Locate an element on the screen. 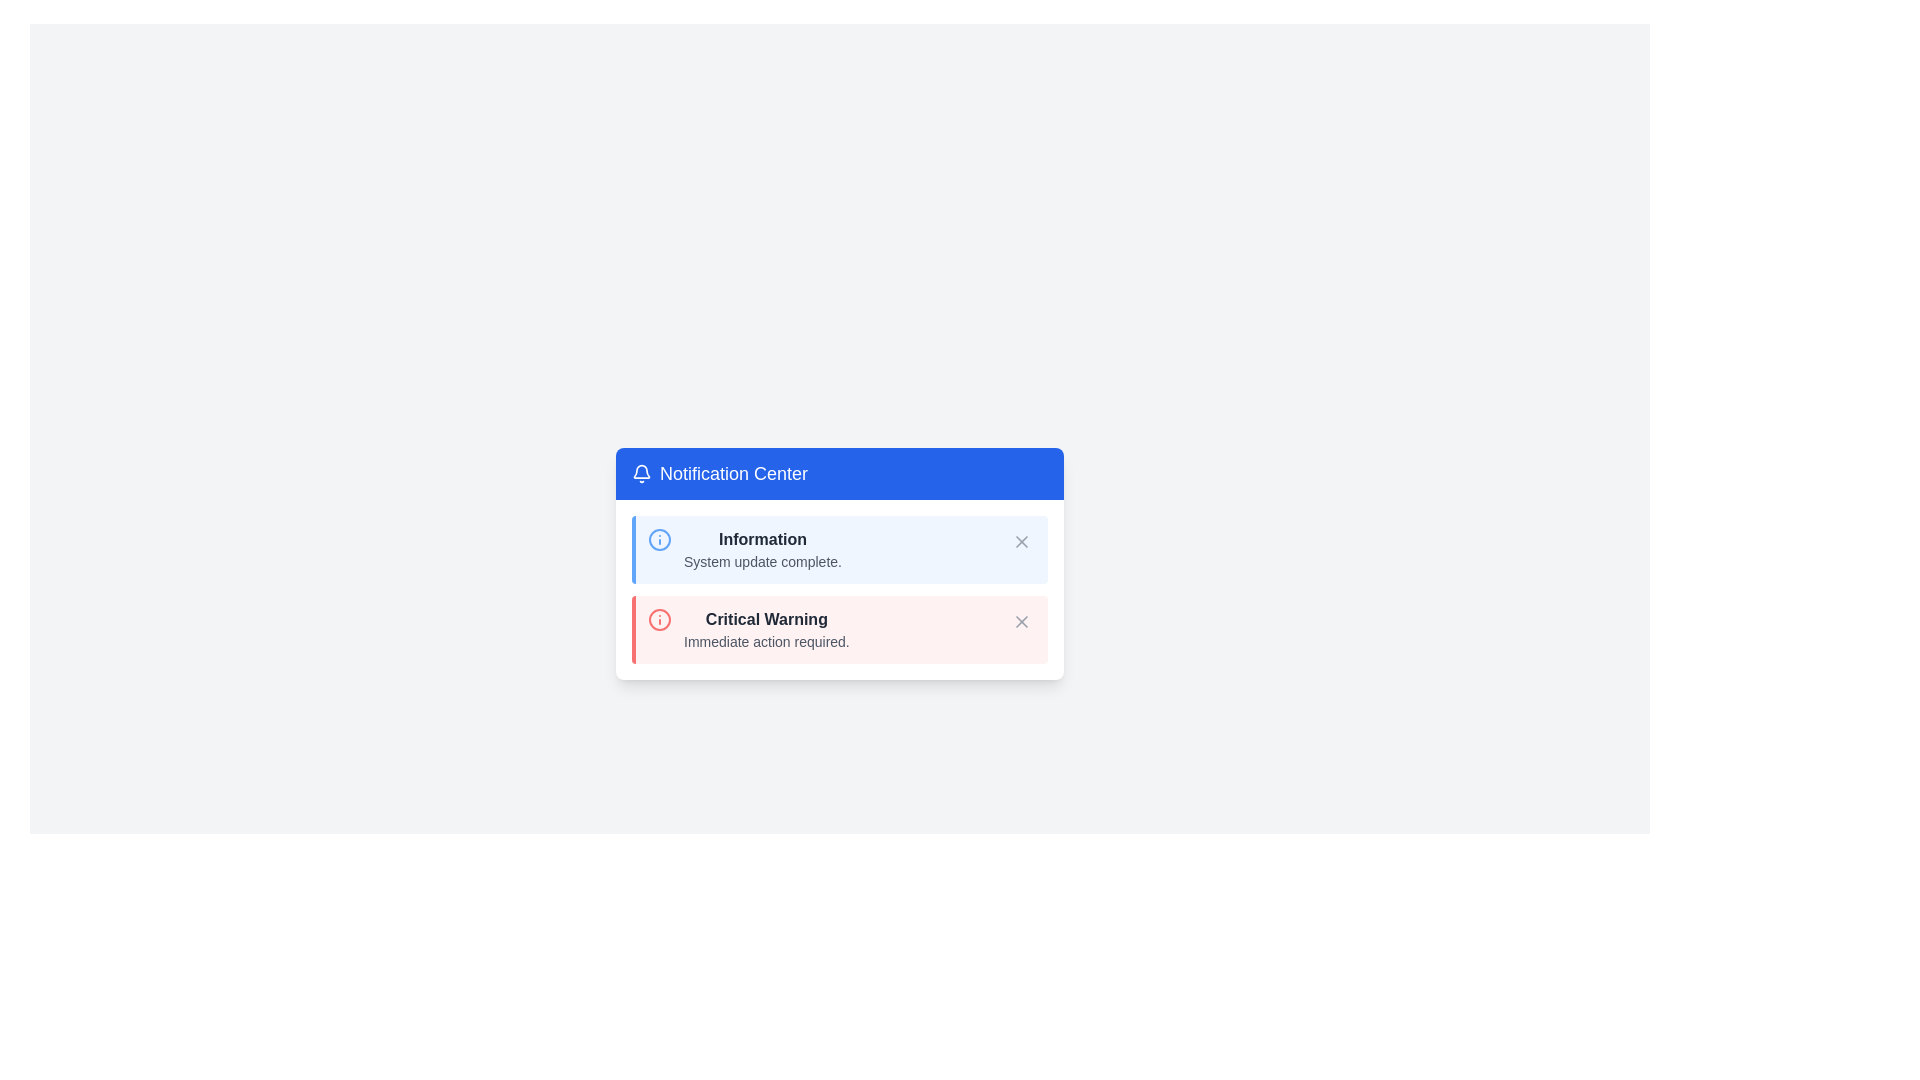 Image resolution: width=1920 pixels, height=1080 pixels. the small, square-shaped button with an 'X' icon located at the top-right corner of the notification card titled 'Critical Warning' to change its color is located at coordinates (1022, 620).